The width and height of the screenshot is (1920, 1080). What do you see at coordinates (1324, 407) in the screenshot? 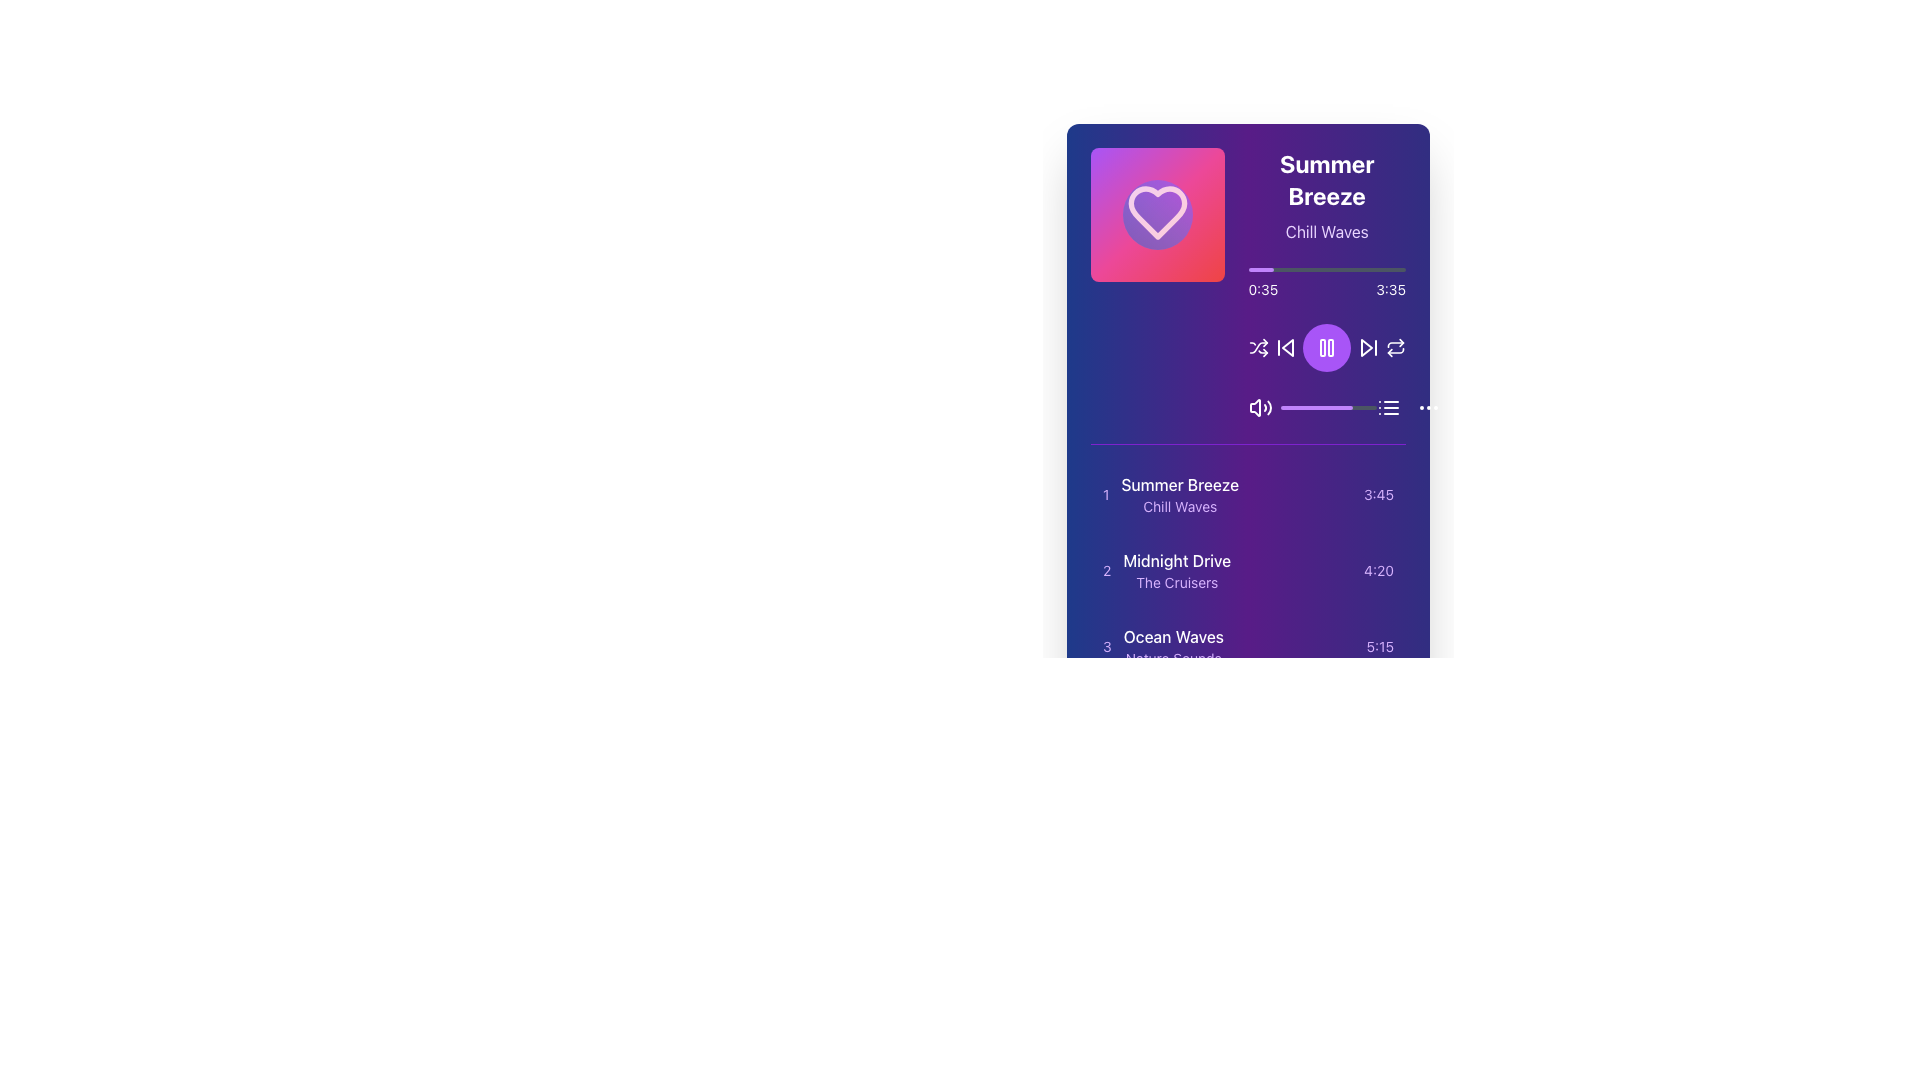
I see `the progress value` at bounding box center [1324, 407].